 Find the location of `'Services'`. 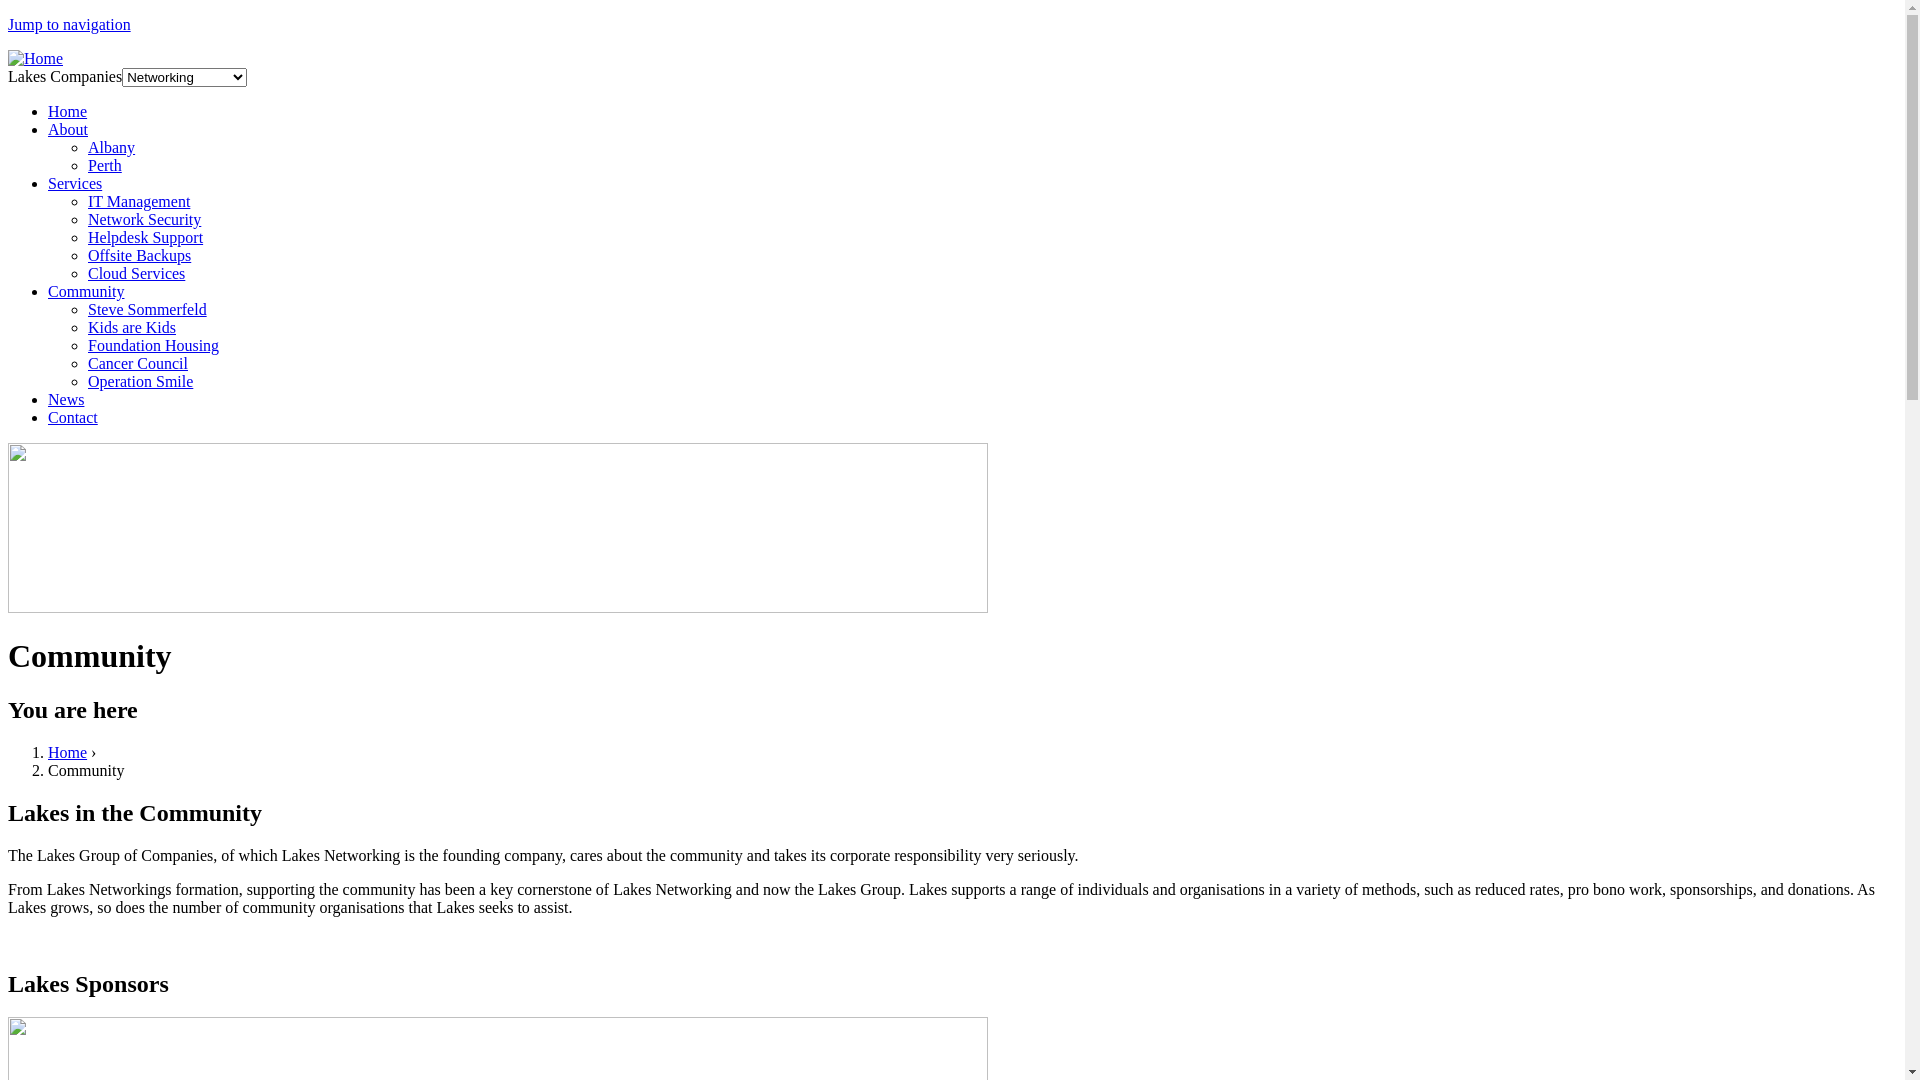

'Services' is located at coordinates (75, 183).